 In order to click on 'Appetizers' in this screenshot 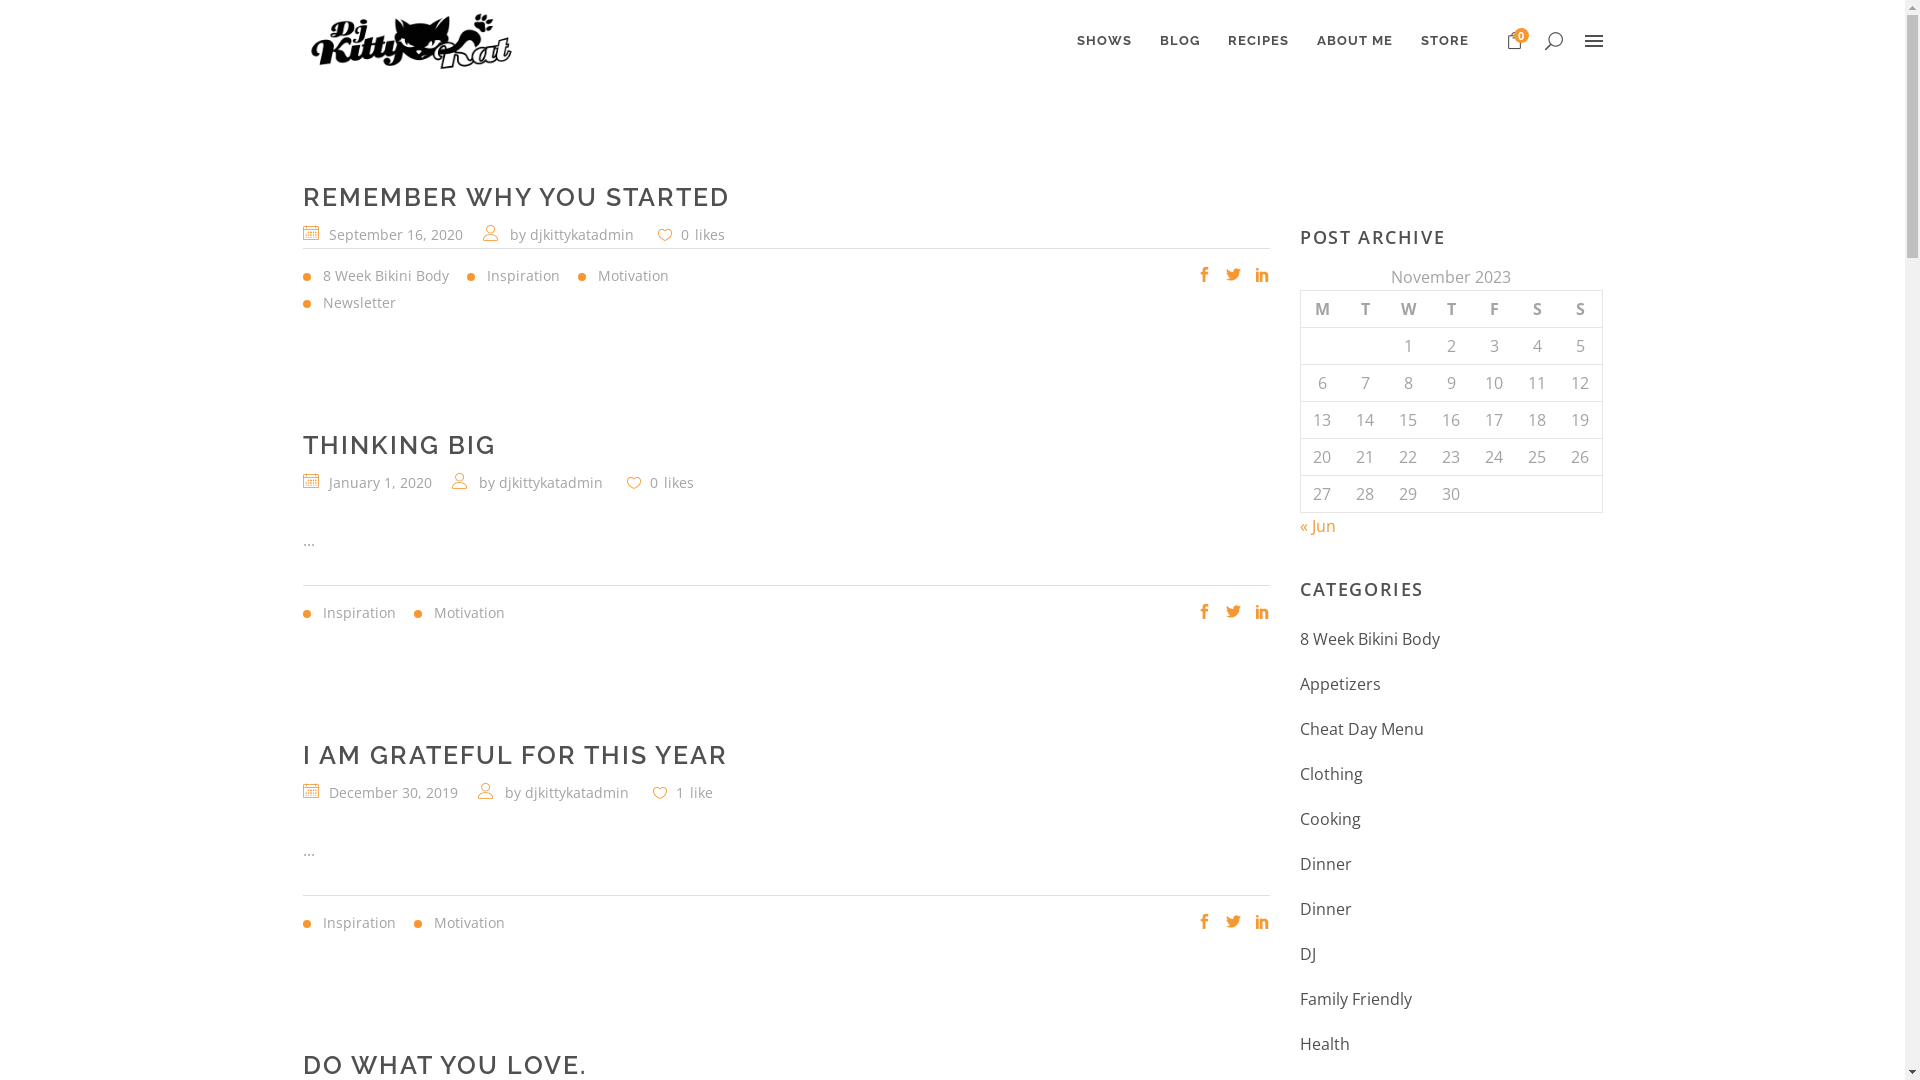, I will do `click(1300, 683)`.